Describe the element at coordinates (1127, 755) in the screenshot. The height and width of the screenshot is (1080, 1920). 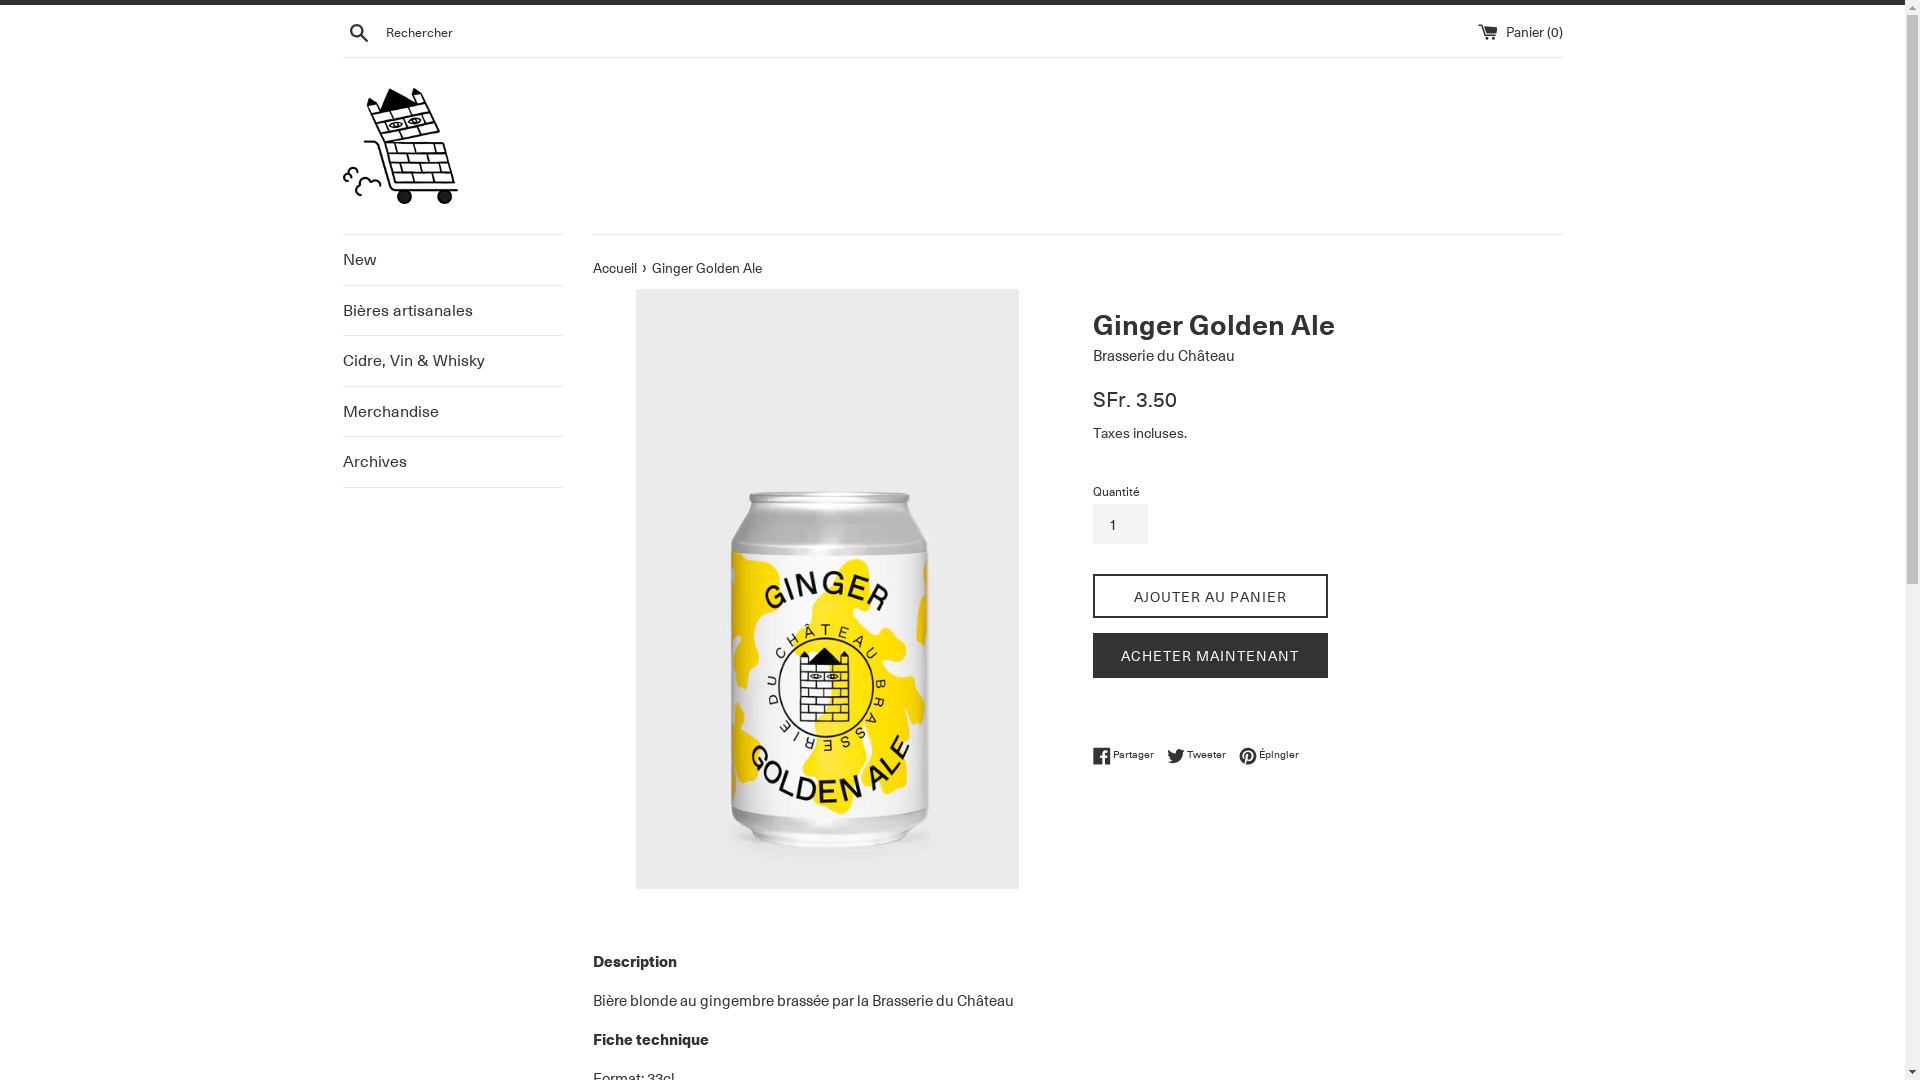
I see `'Partager` at that location.